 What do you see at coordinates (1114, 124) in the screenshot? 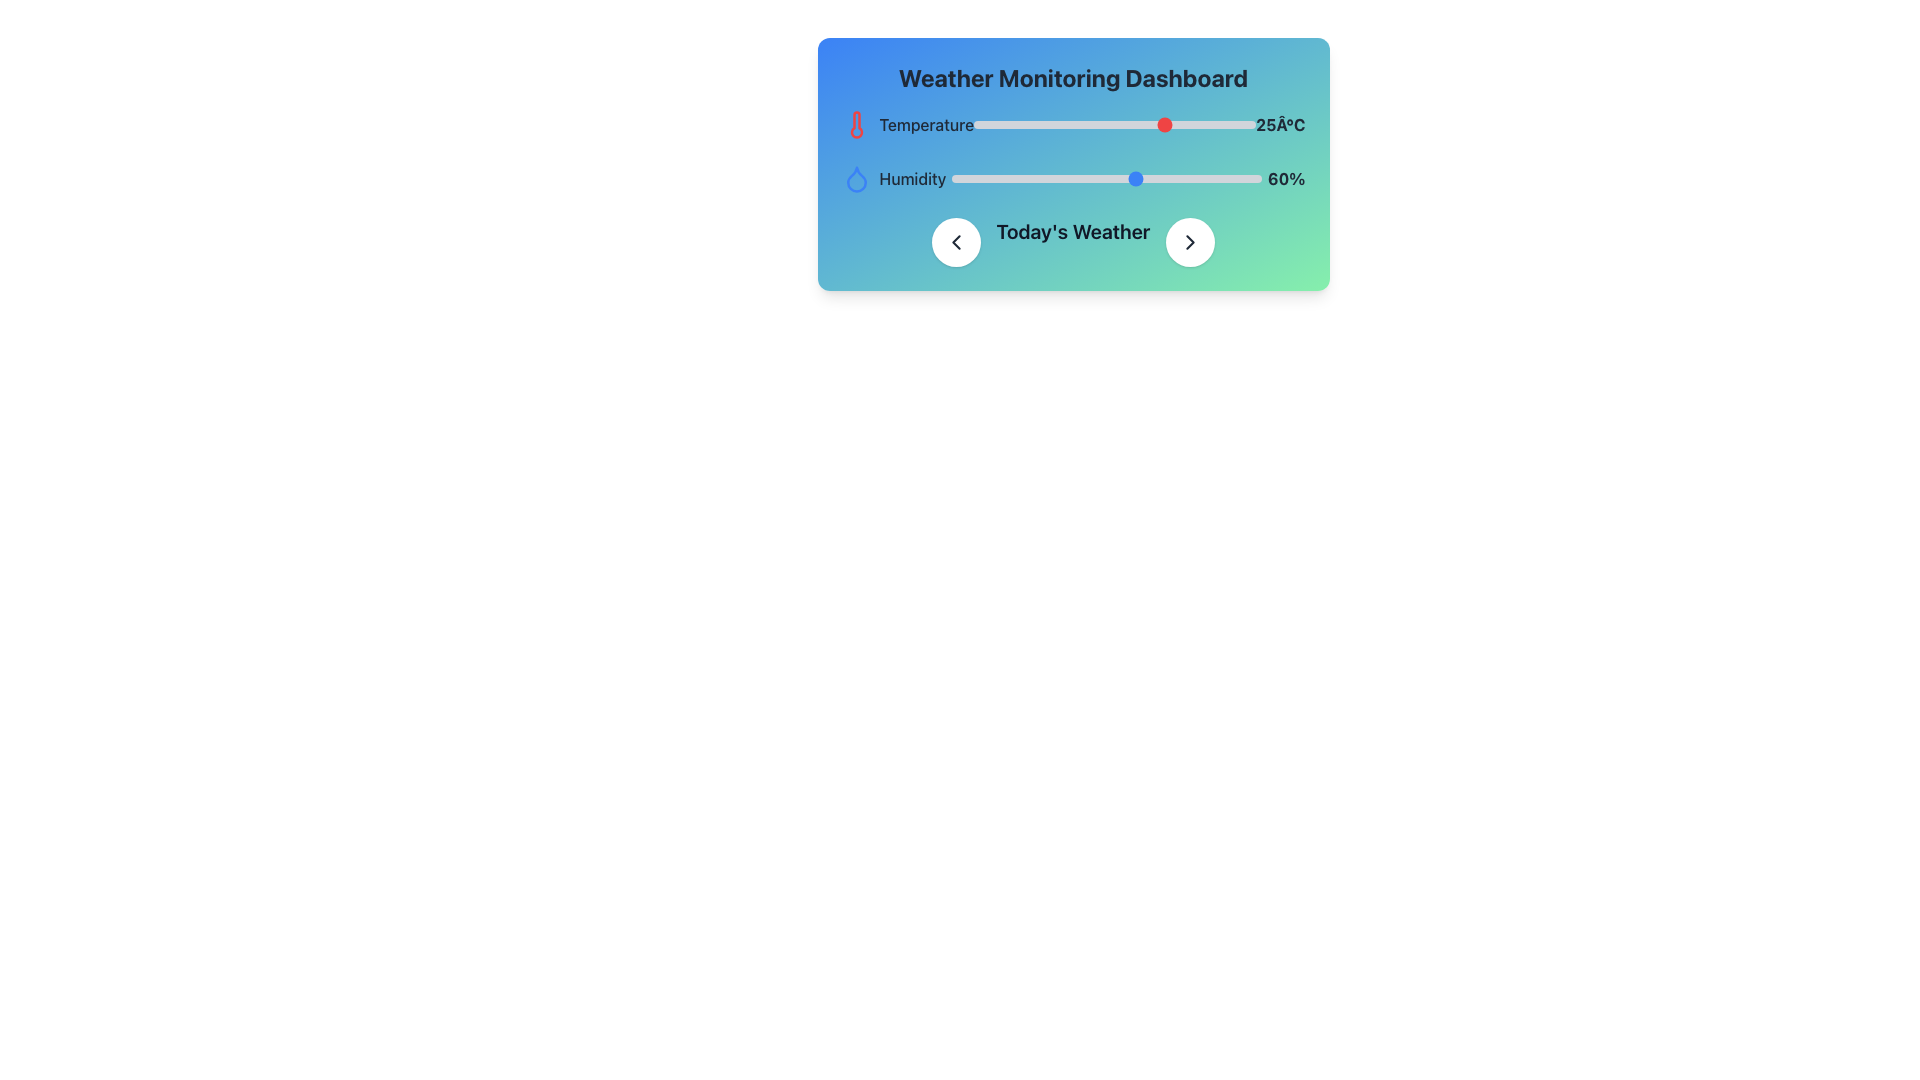
I see `the range slider for temperature selection, which features a rounded red thumb and a light gray track` at bounding box center [1114, 124].